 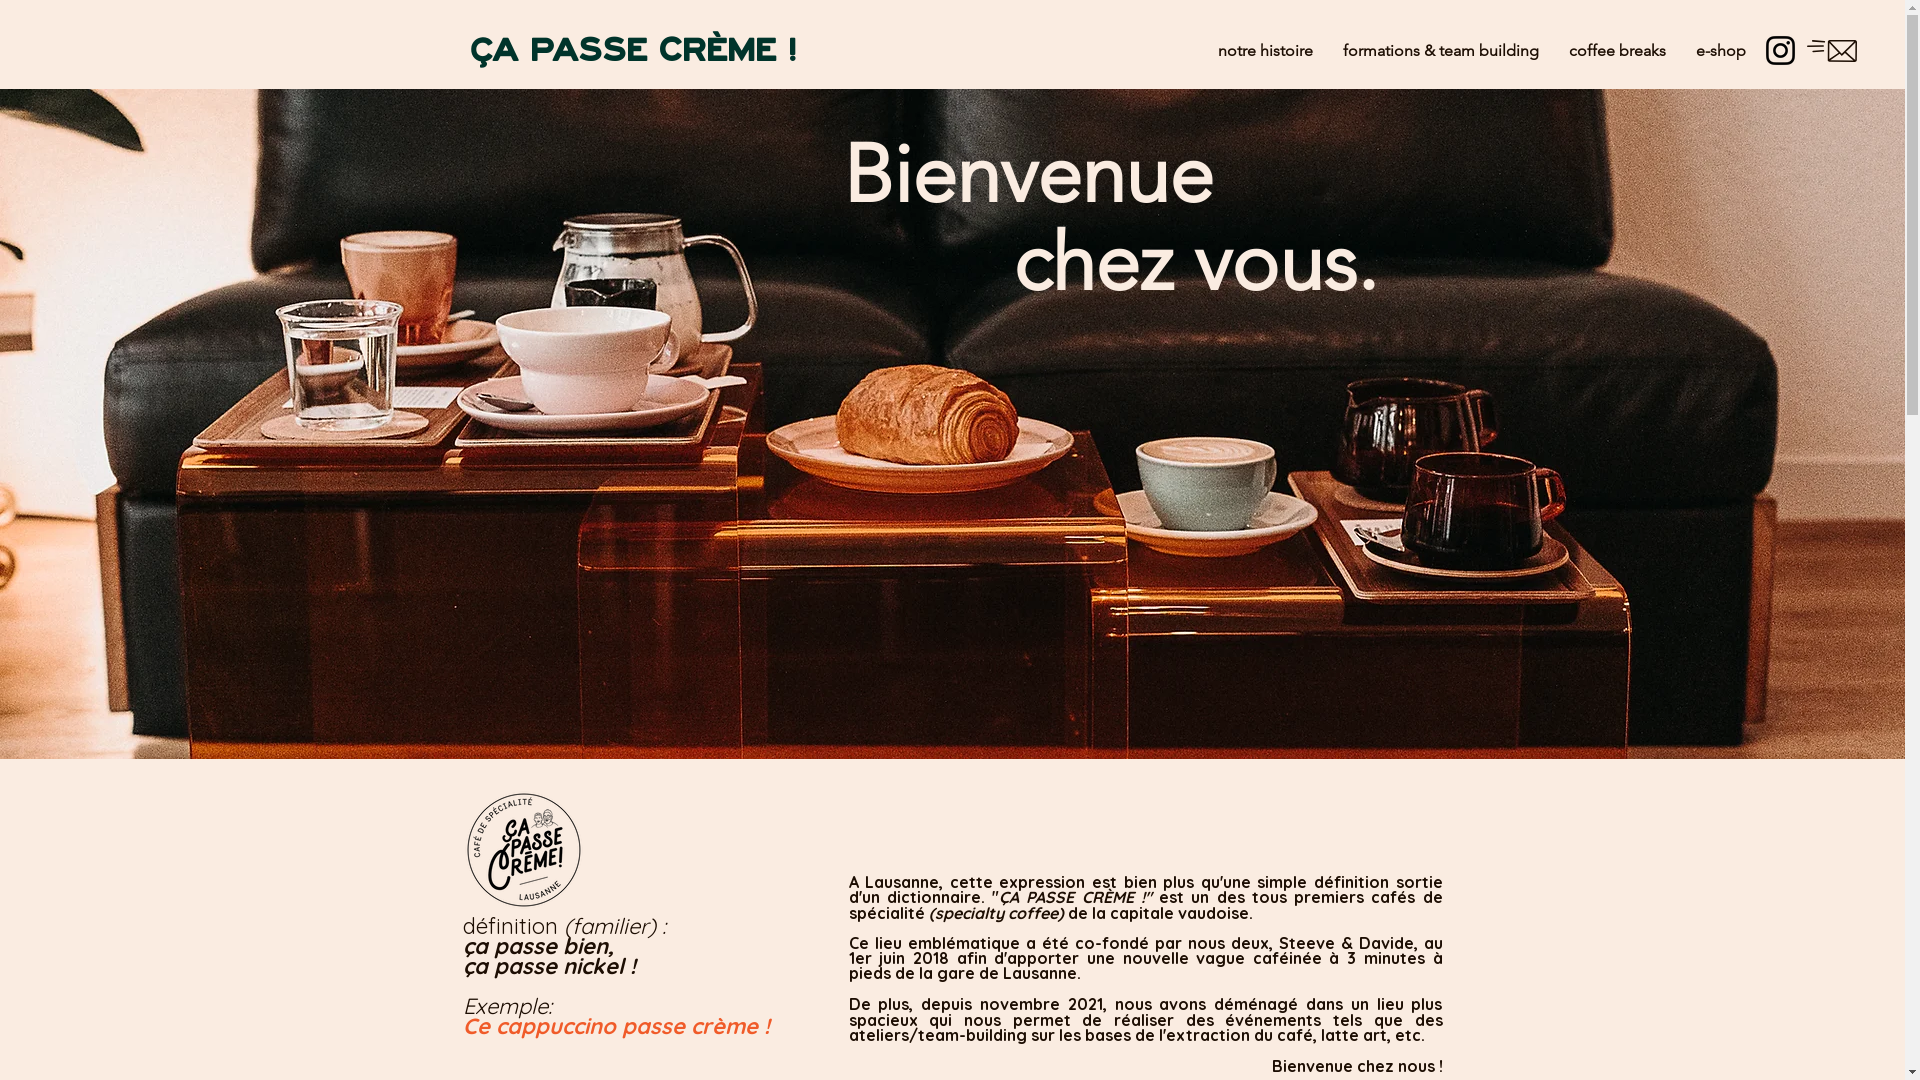 What do you see at coordinates (1264, 49) in the screenshot?
I see `'notre histoire'` at bounding box center [1264, 49].